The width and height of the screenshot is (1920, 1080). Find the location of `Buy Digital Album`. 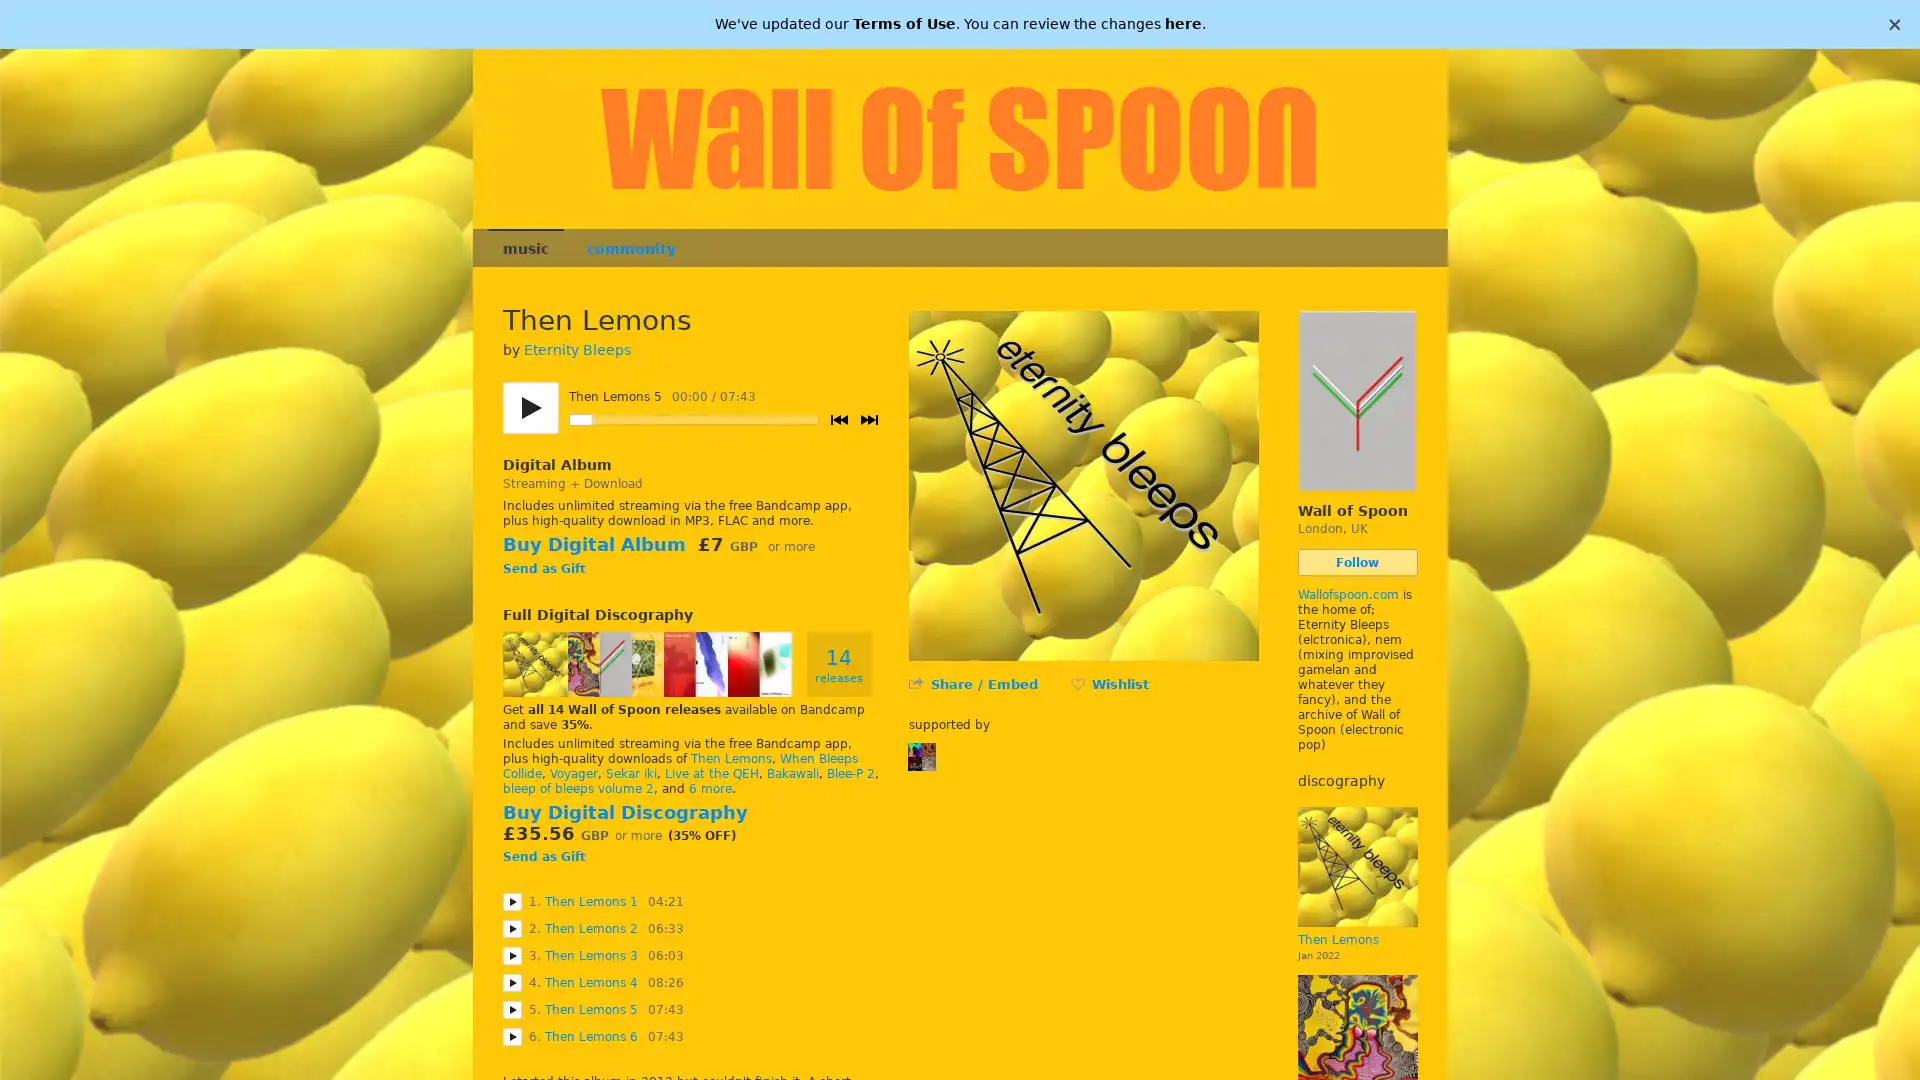

Buy Digital Album is located at coordinates (592, 544).